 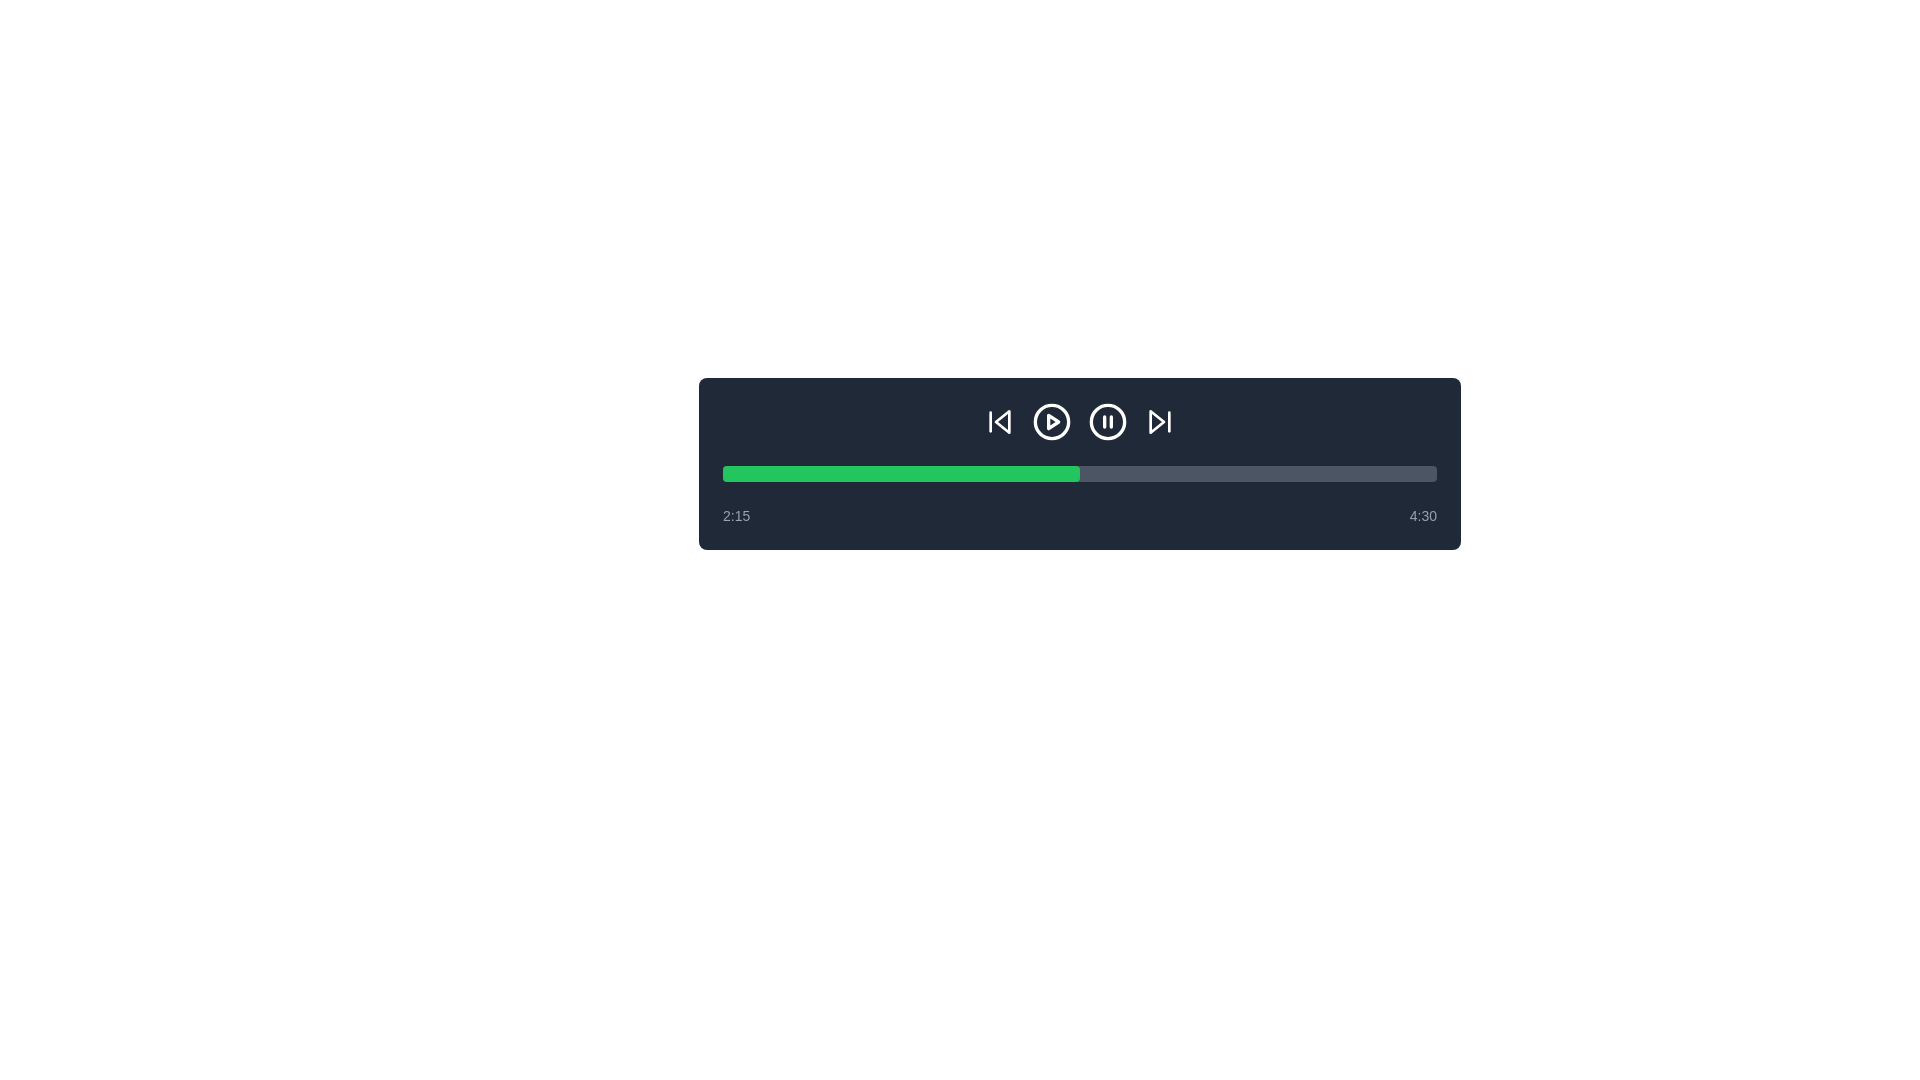 What do you see at coordinates (1002, 420) in the screenshot?
I see `the previous track button on the media player interface` at bounding box center [1002, 420].